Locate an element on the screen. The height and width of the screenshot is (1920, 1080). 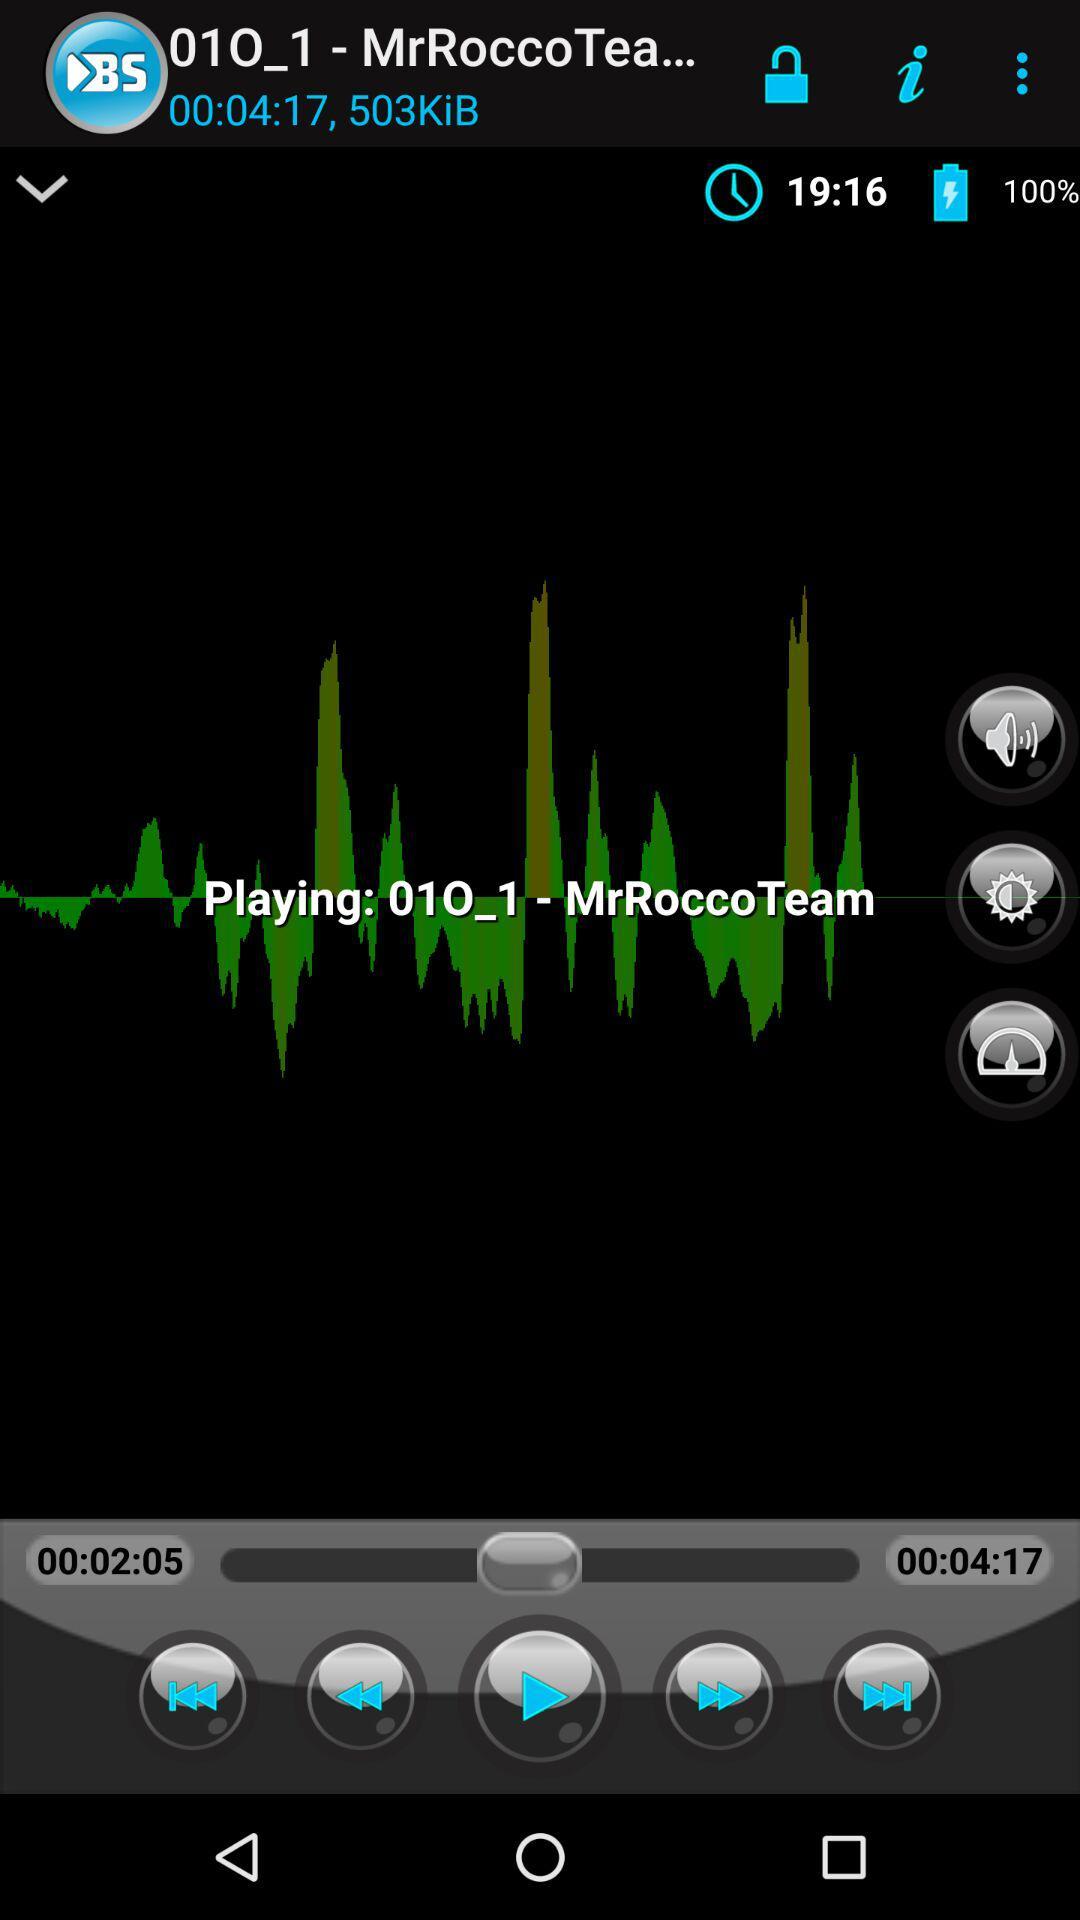
song is located at coordinates (540, 1695).